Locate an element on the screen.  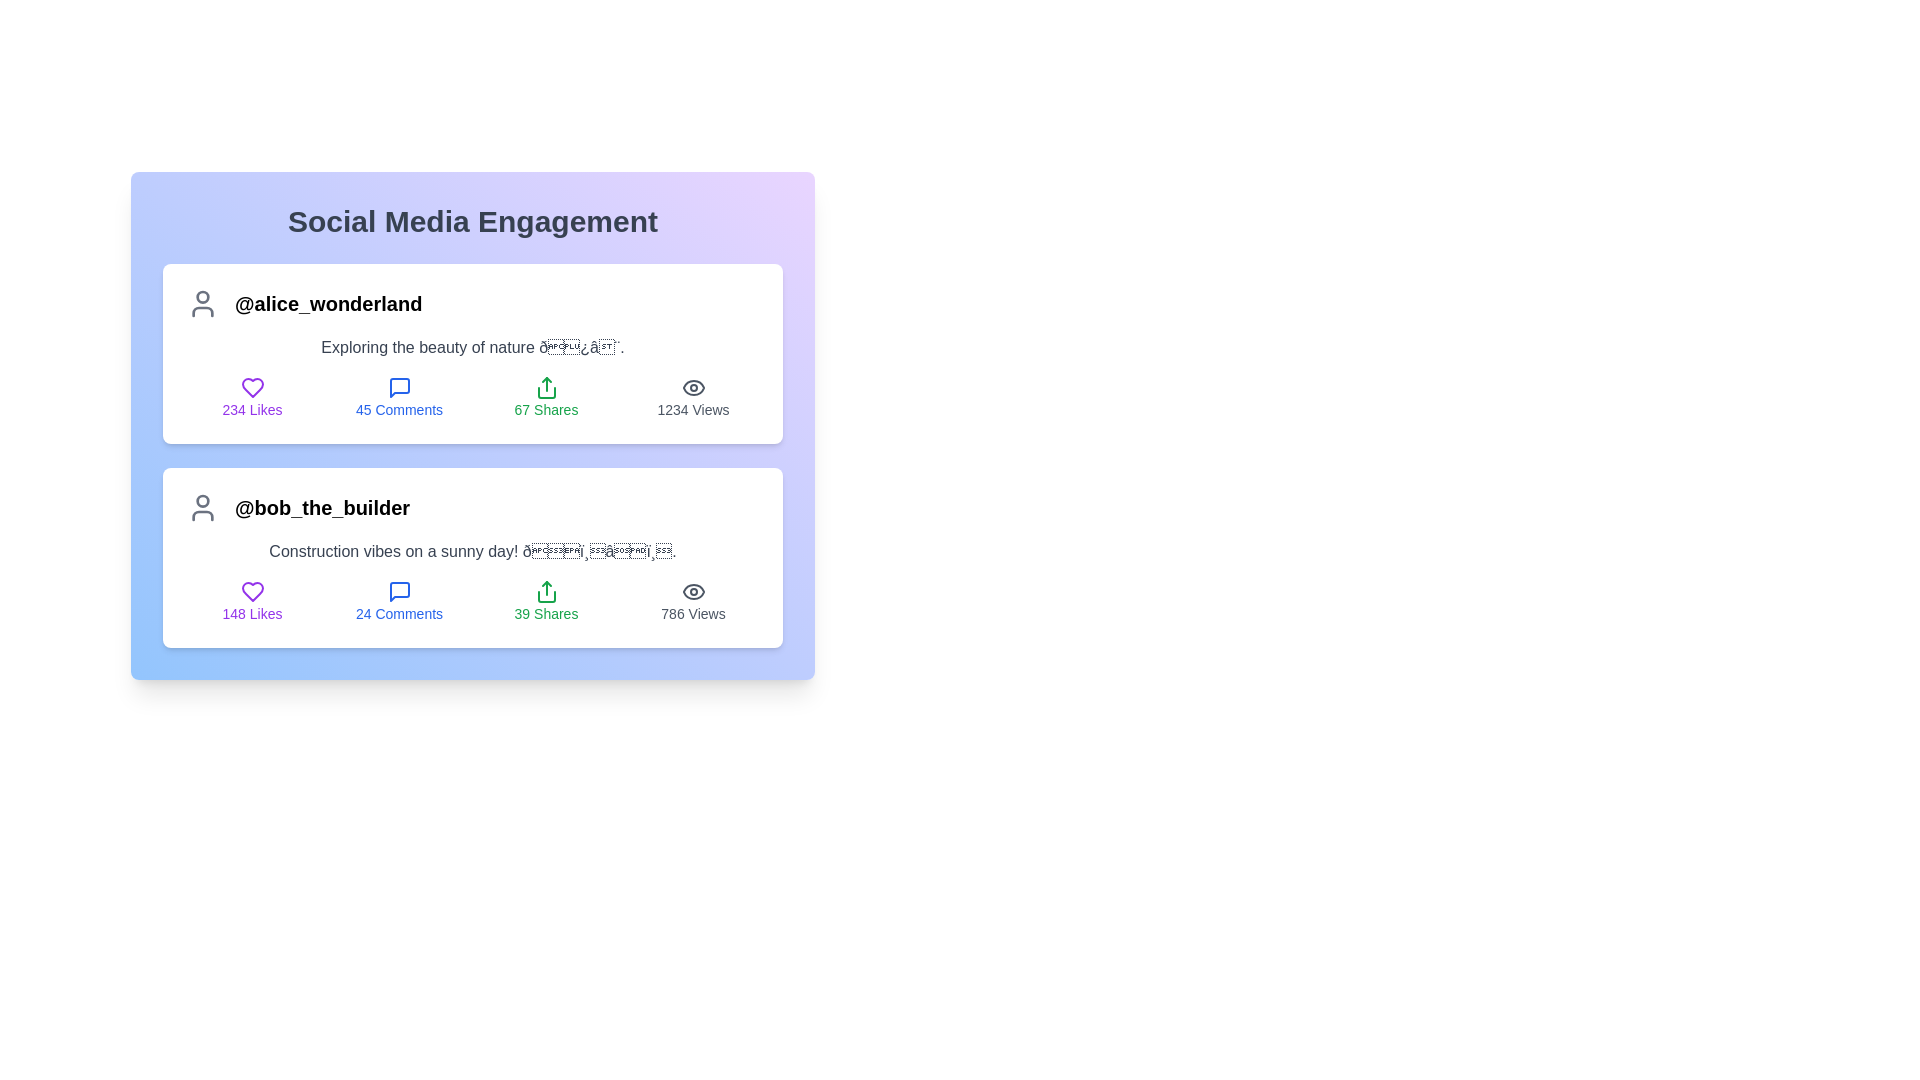
the share icon button located to the left of the '67 Shares' text associated with the post by '@alice_wonderland' is located at coordinates (546, 388).